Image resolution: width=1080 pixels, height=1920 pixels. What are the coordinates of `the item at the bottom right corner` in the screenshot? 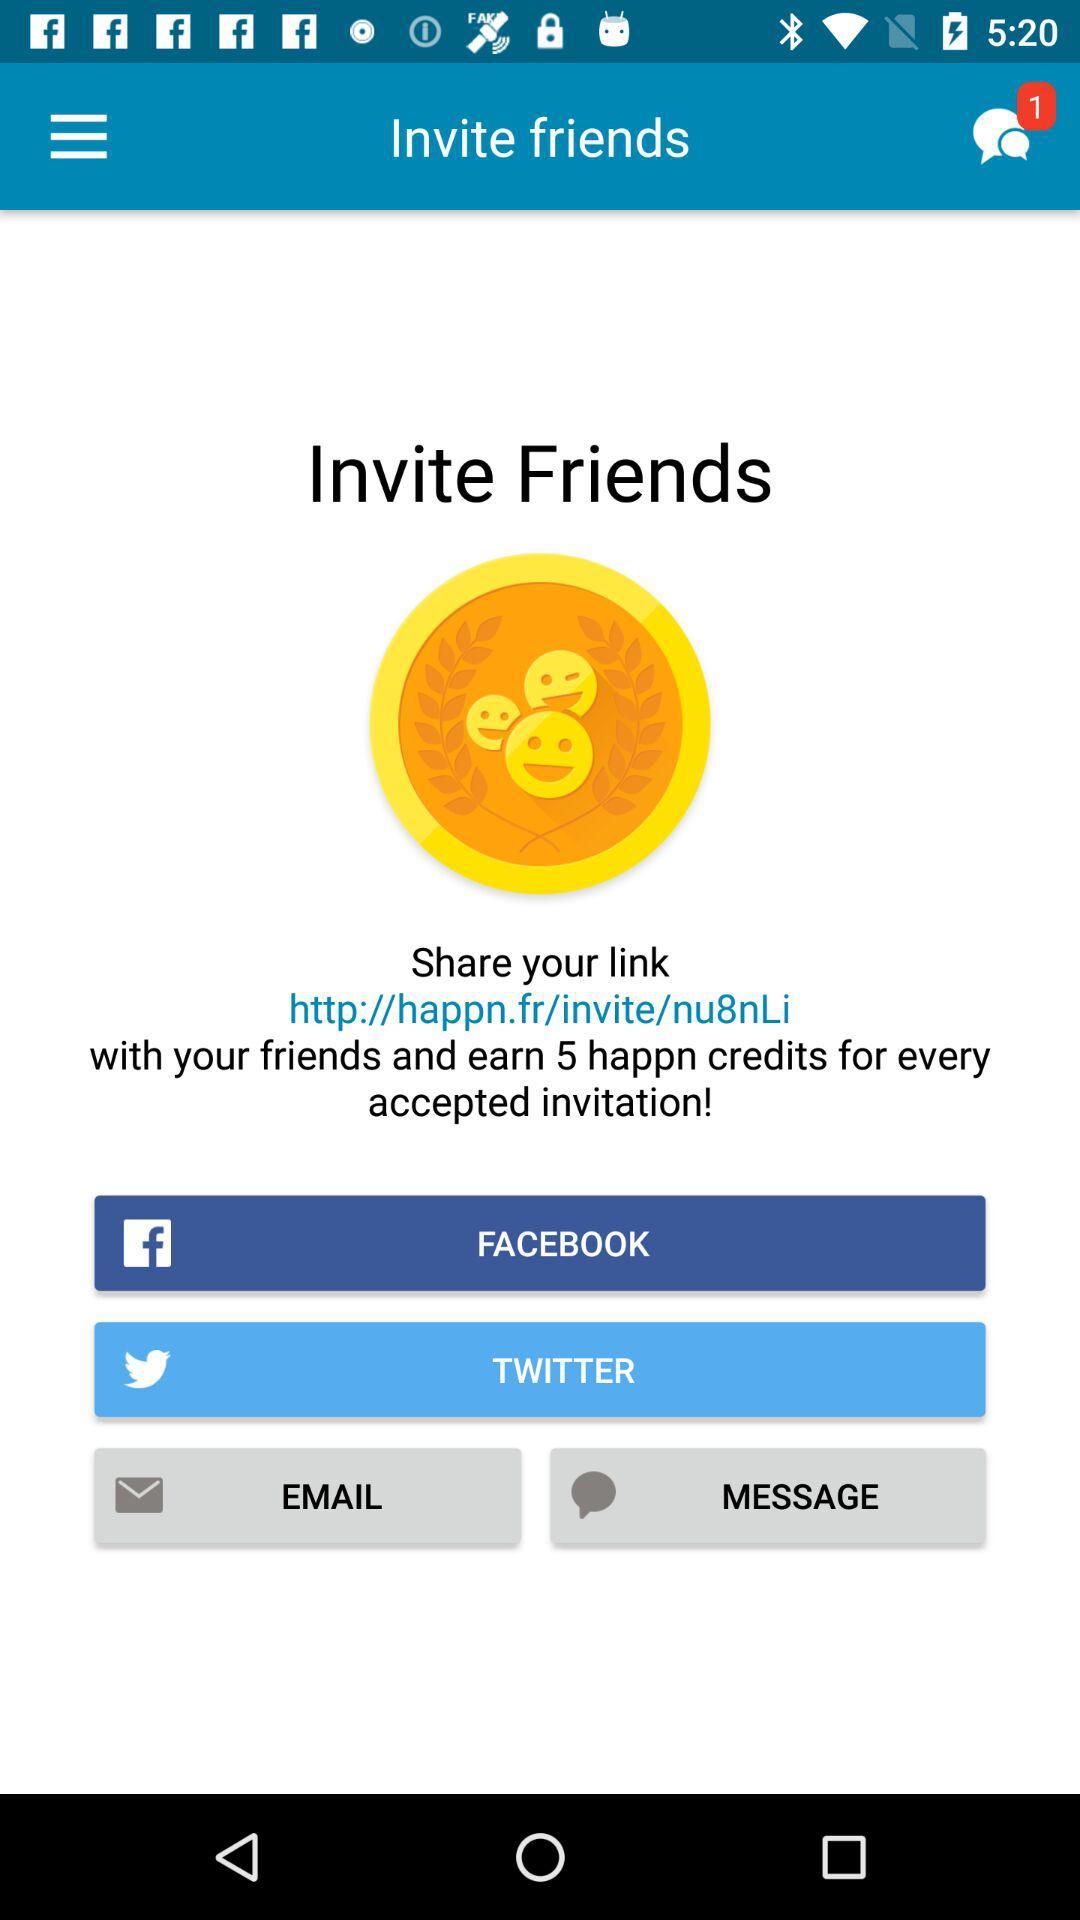 It's located at (766, 1495).